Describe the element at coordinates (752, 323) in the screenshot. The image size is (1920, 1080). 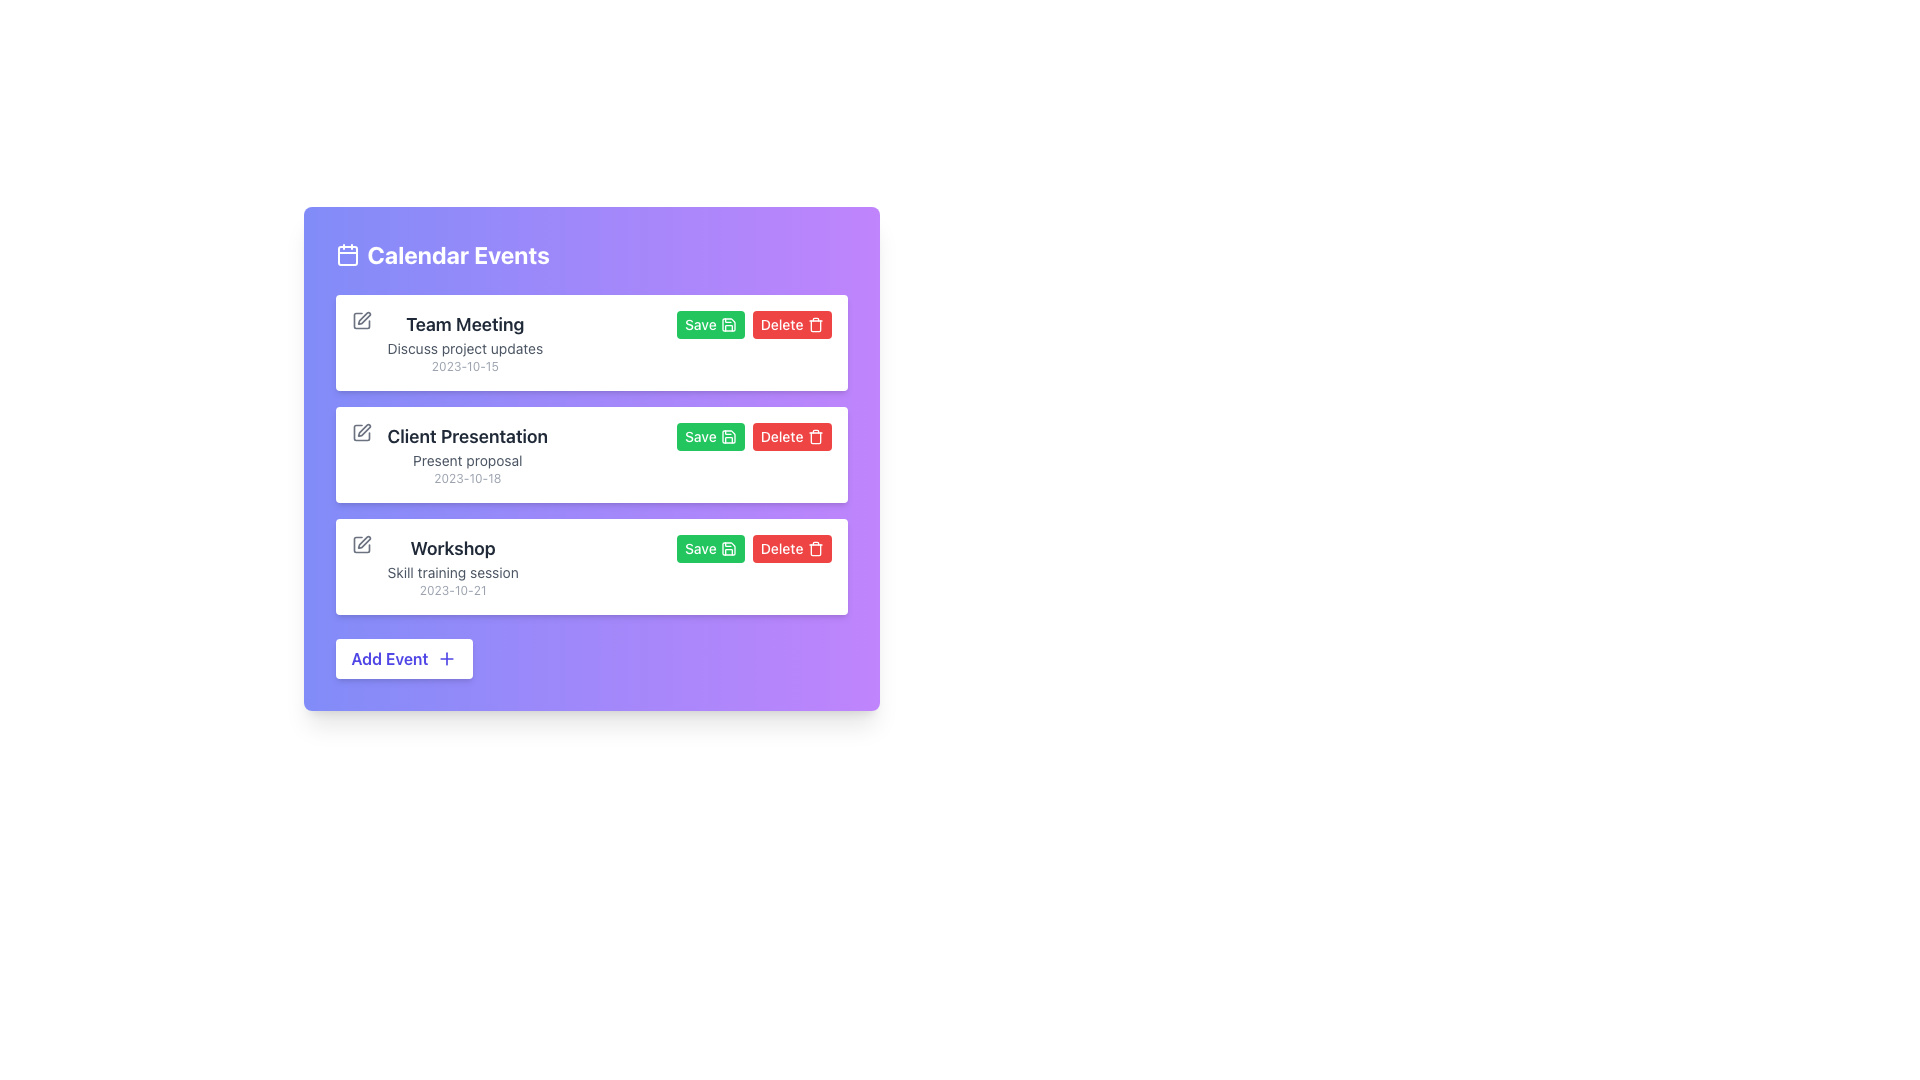
I see `the 'Delete' button in the control panel located in the top right corner of the first item in the 'Calendar Events' list` at that location.